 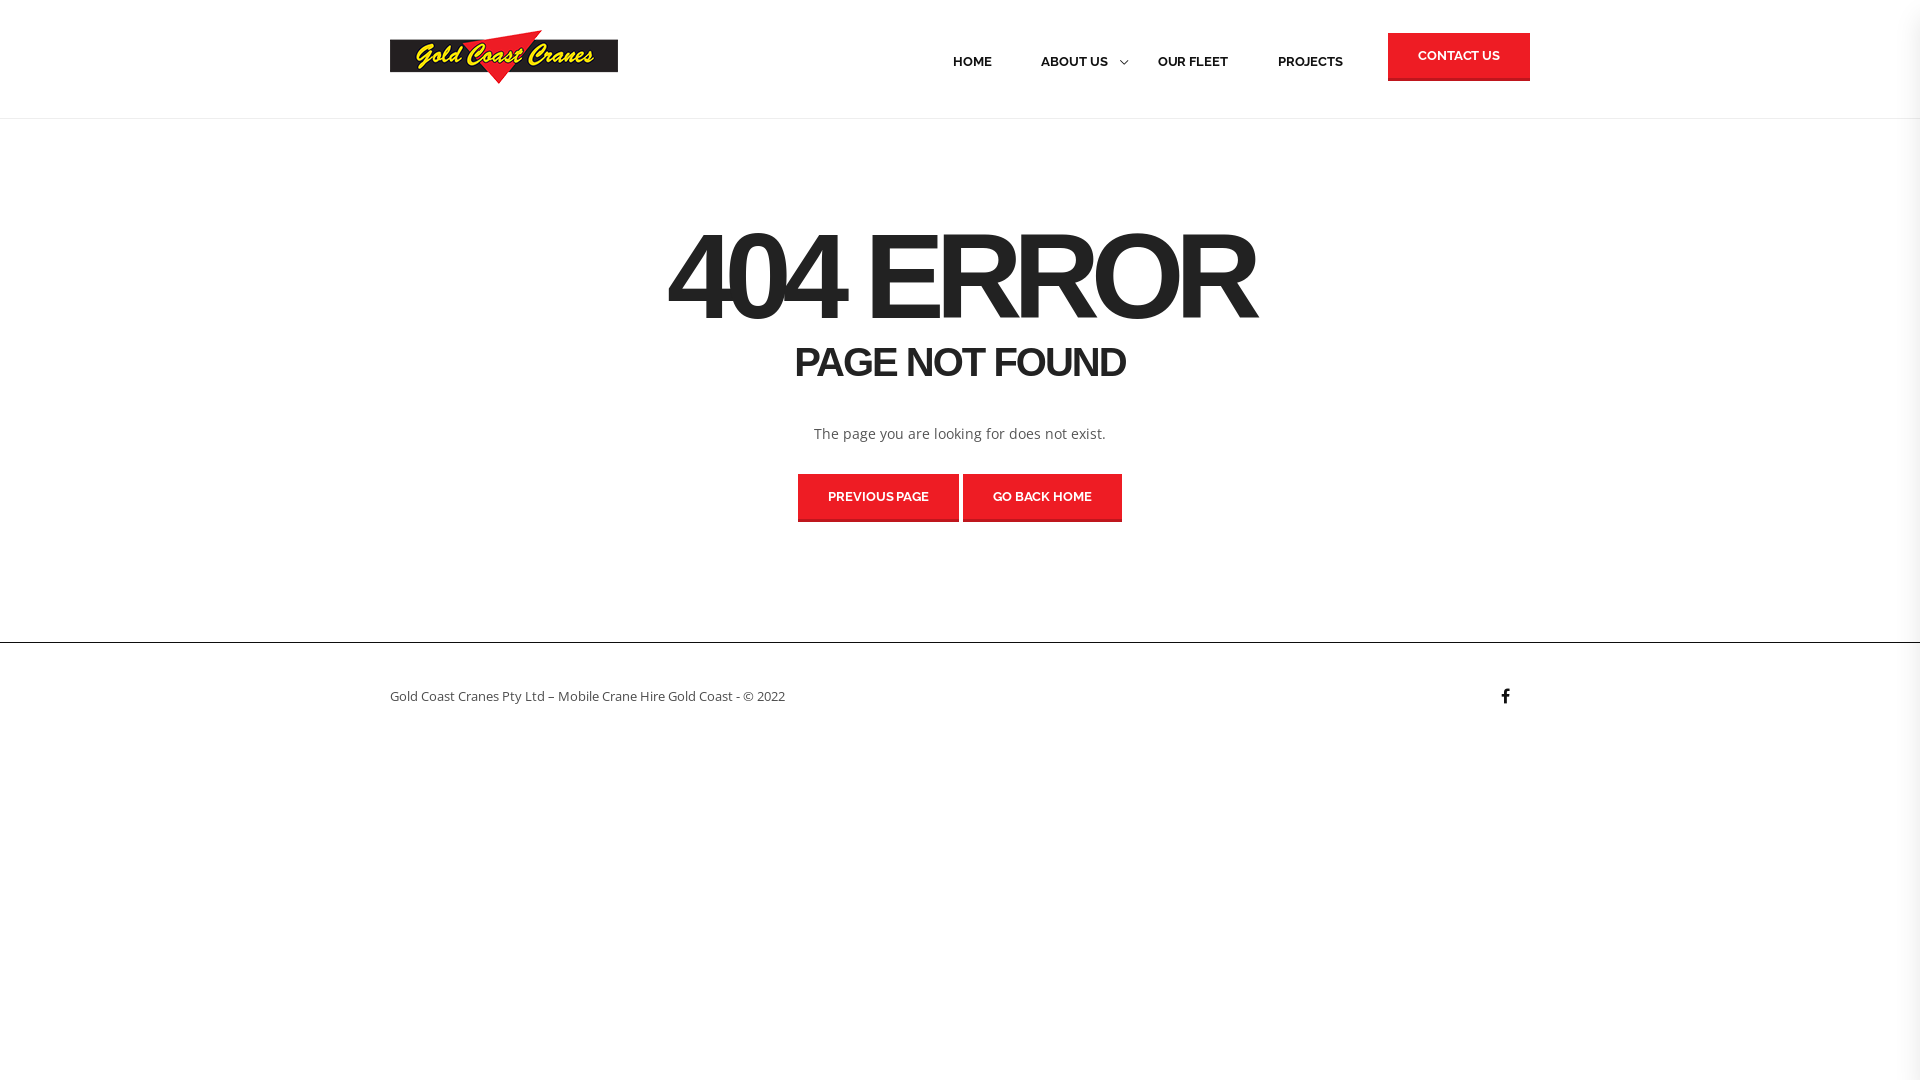 I want to click on 'PREVIOUS PAGE', so click(x=878, y=496).